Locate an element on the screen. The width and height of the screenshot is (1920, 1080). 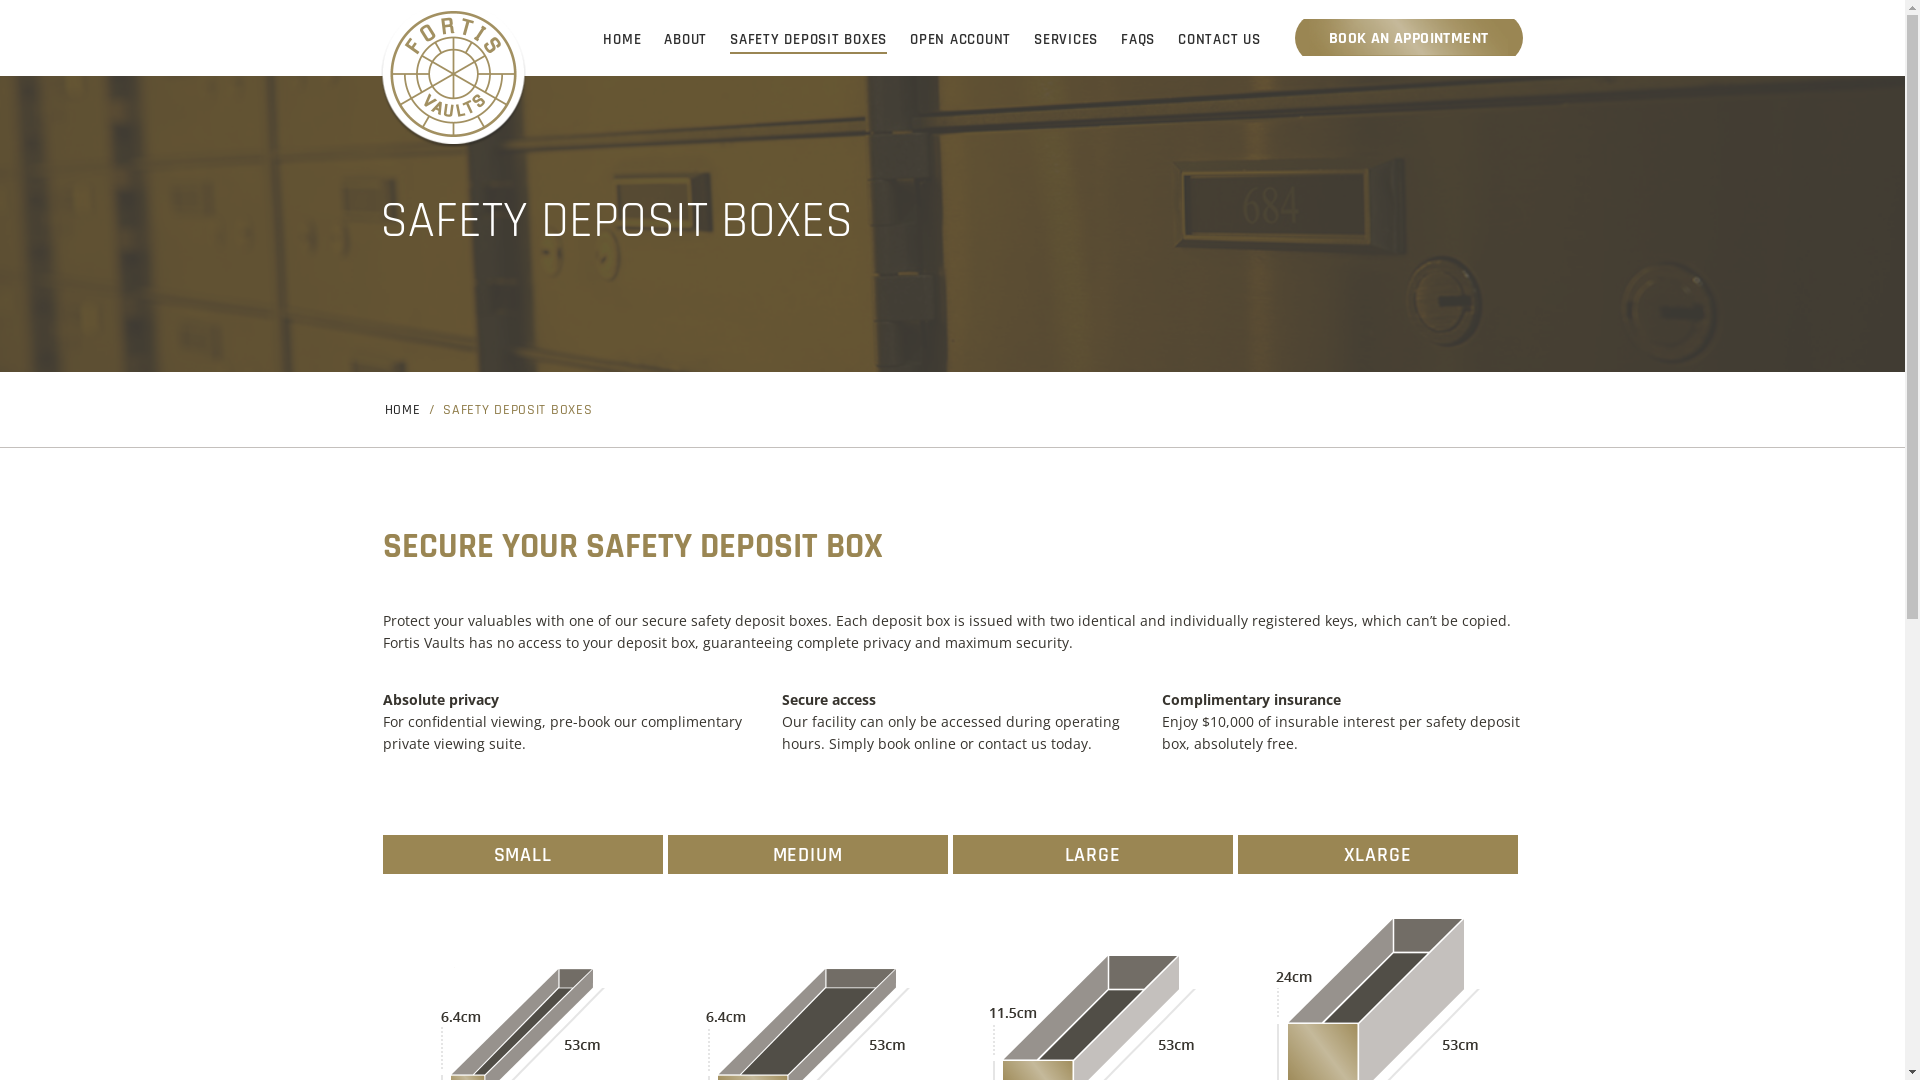
'OPEN ACCOUNT' is located at coordinates (960, 39).